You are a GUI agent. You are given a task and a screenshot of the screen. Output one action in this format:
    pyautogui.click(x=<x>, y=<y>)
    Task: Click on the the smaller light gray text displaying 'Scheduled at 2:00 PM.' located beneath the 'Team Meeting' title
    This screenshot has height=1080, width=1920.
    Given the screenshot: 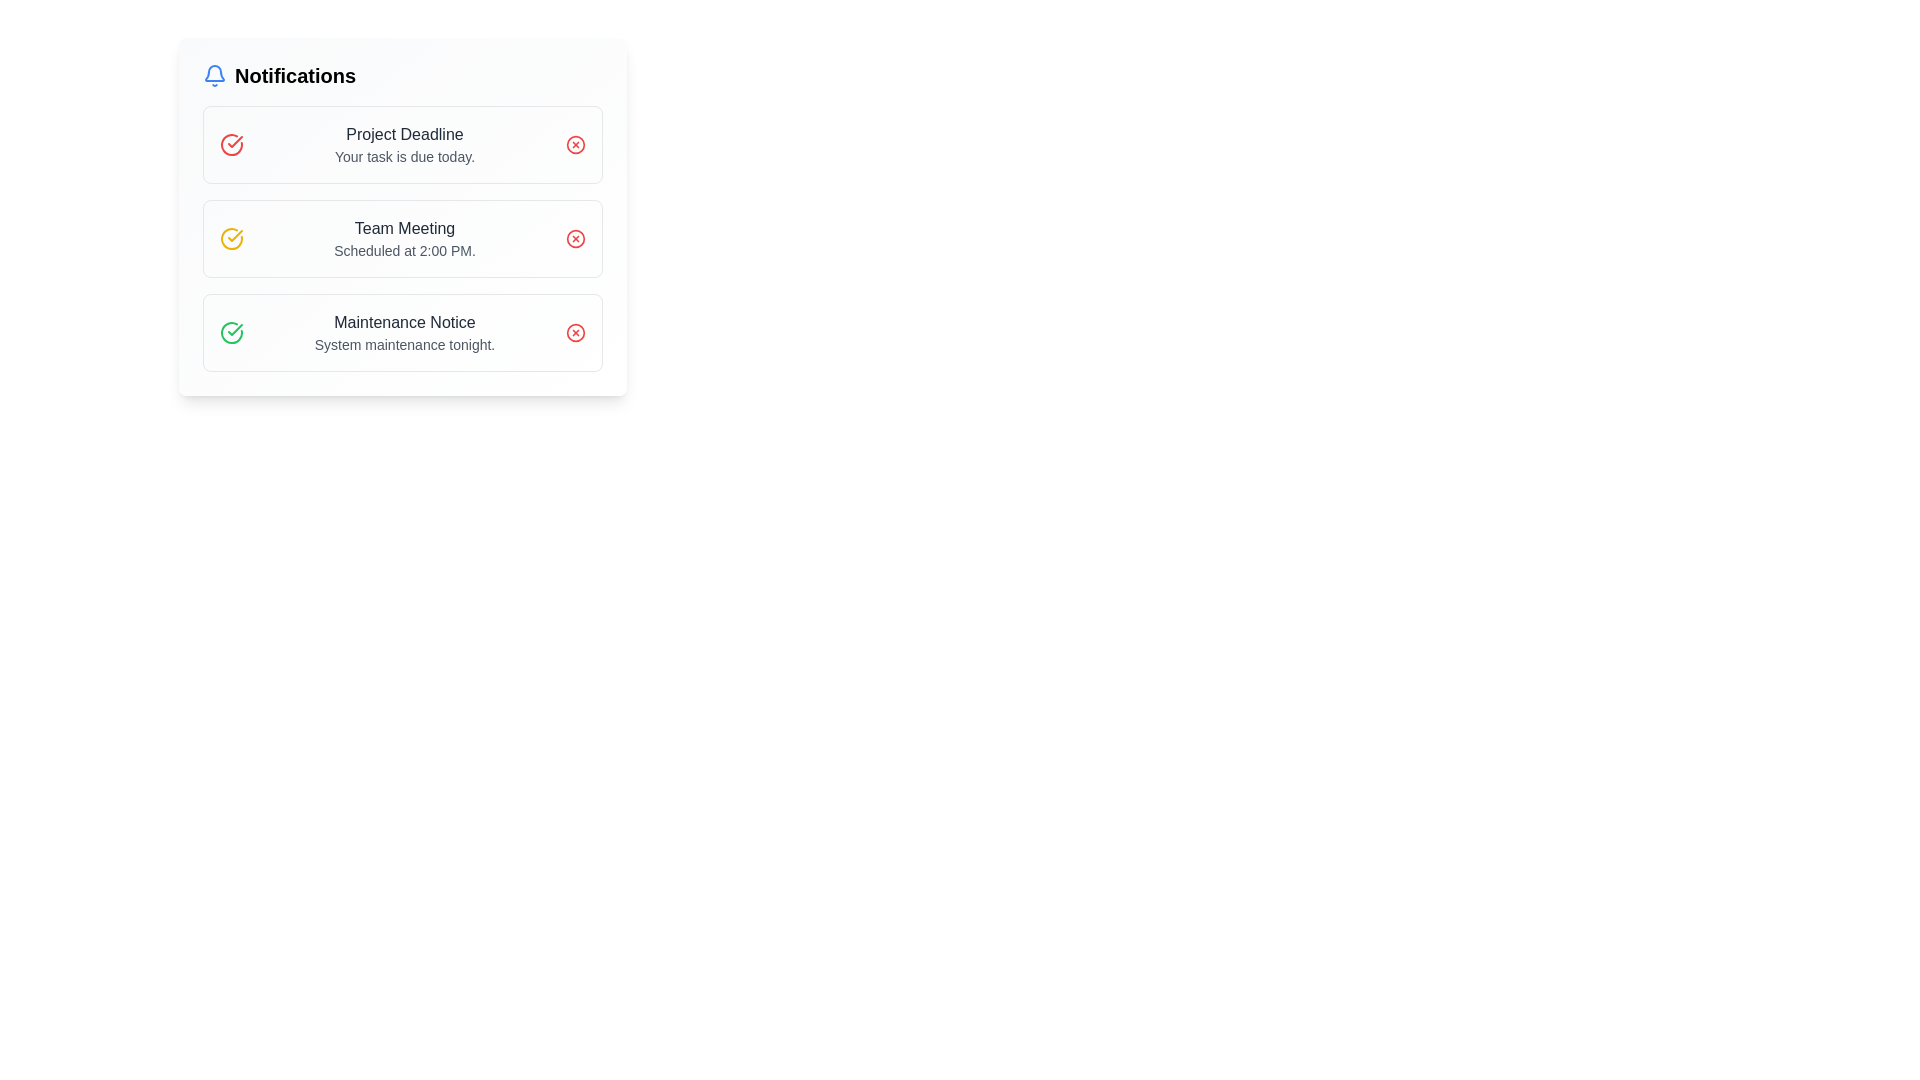 What is the action you would take?
    pyautogui.click(x=403, y=249)
    